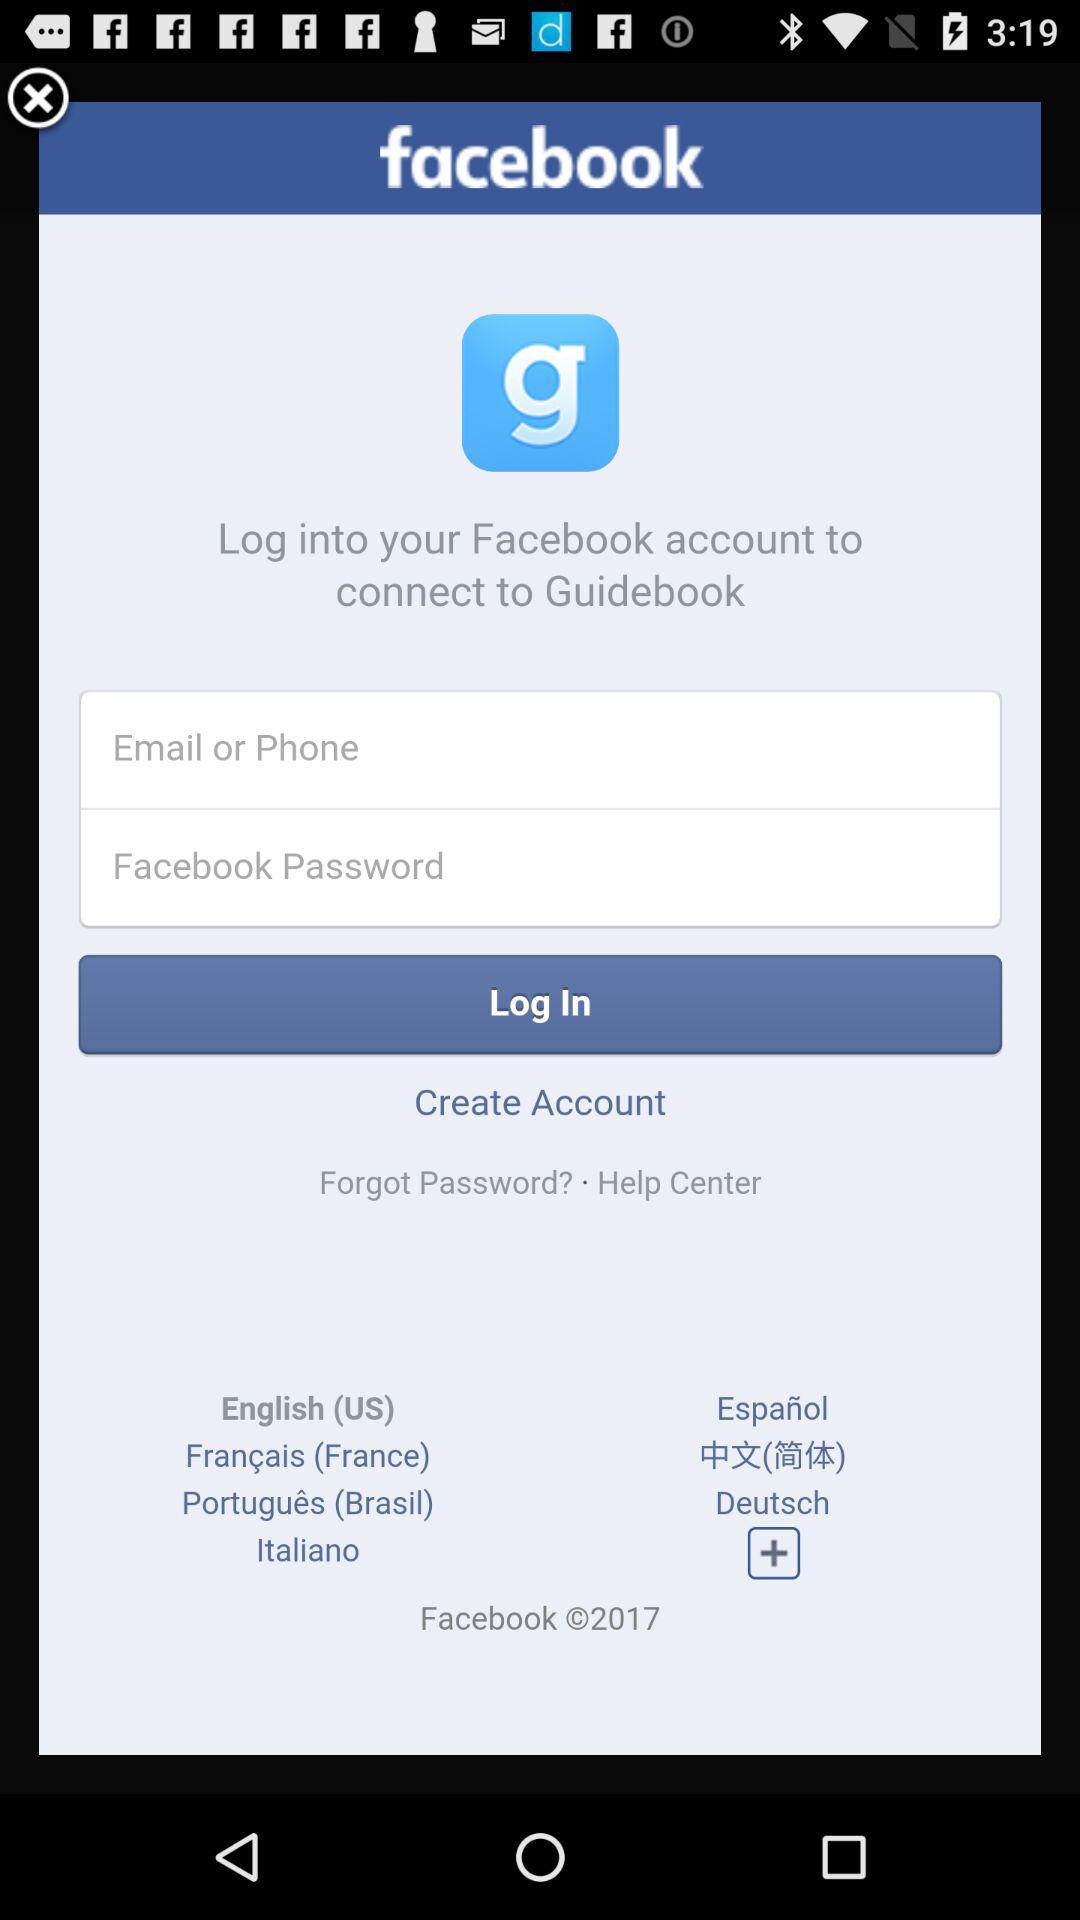  What do you see at coordinates (38, 100) in the screenshot?
I see `cole` at bounding box center [38, 100].